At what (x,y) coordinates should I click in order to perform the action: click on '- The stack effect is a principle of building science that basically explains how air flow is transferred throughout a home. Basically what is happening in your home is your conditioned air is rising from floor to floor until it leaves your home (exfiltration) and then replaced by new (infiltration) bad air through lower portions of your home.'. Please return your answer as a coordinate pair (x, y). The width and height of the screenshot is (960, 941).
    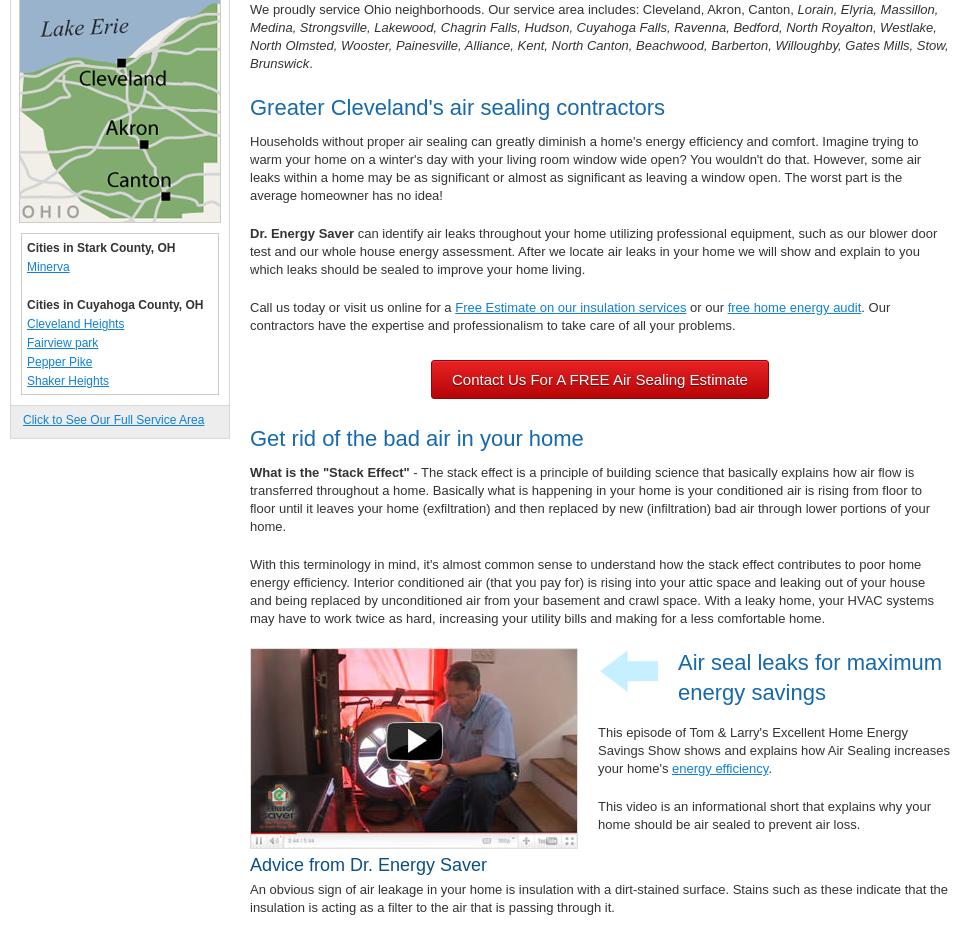
    Looking at the image, I should click on (248, 498).